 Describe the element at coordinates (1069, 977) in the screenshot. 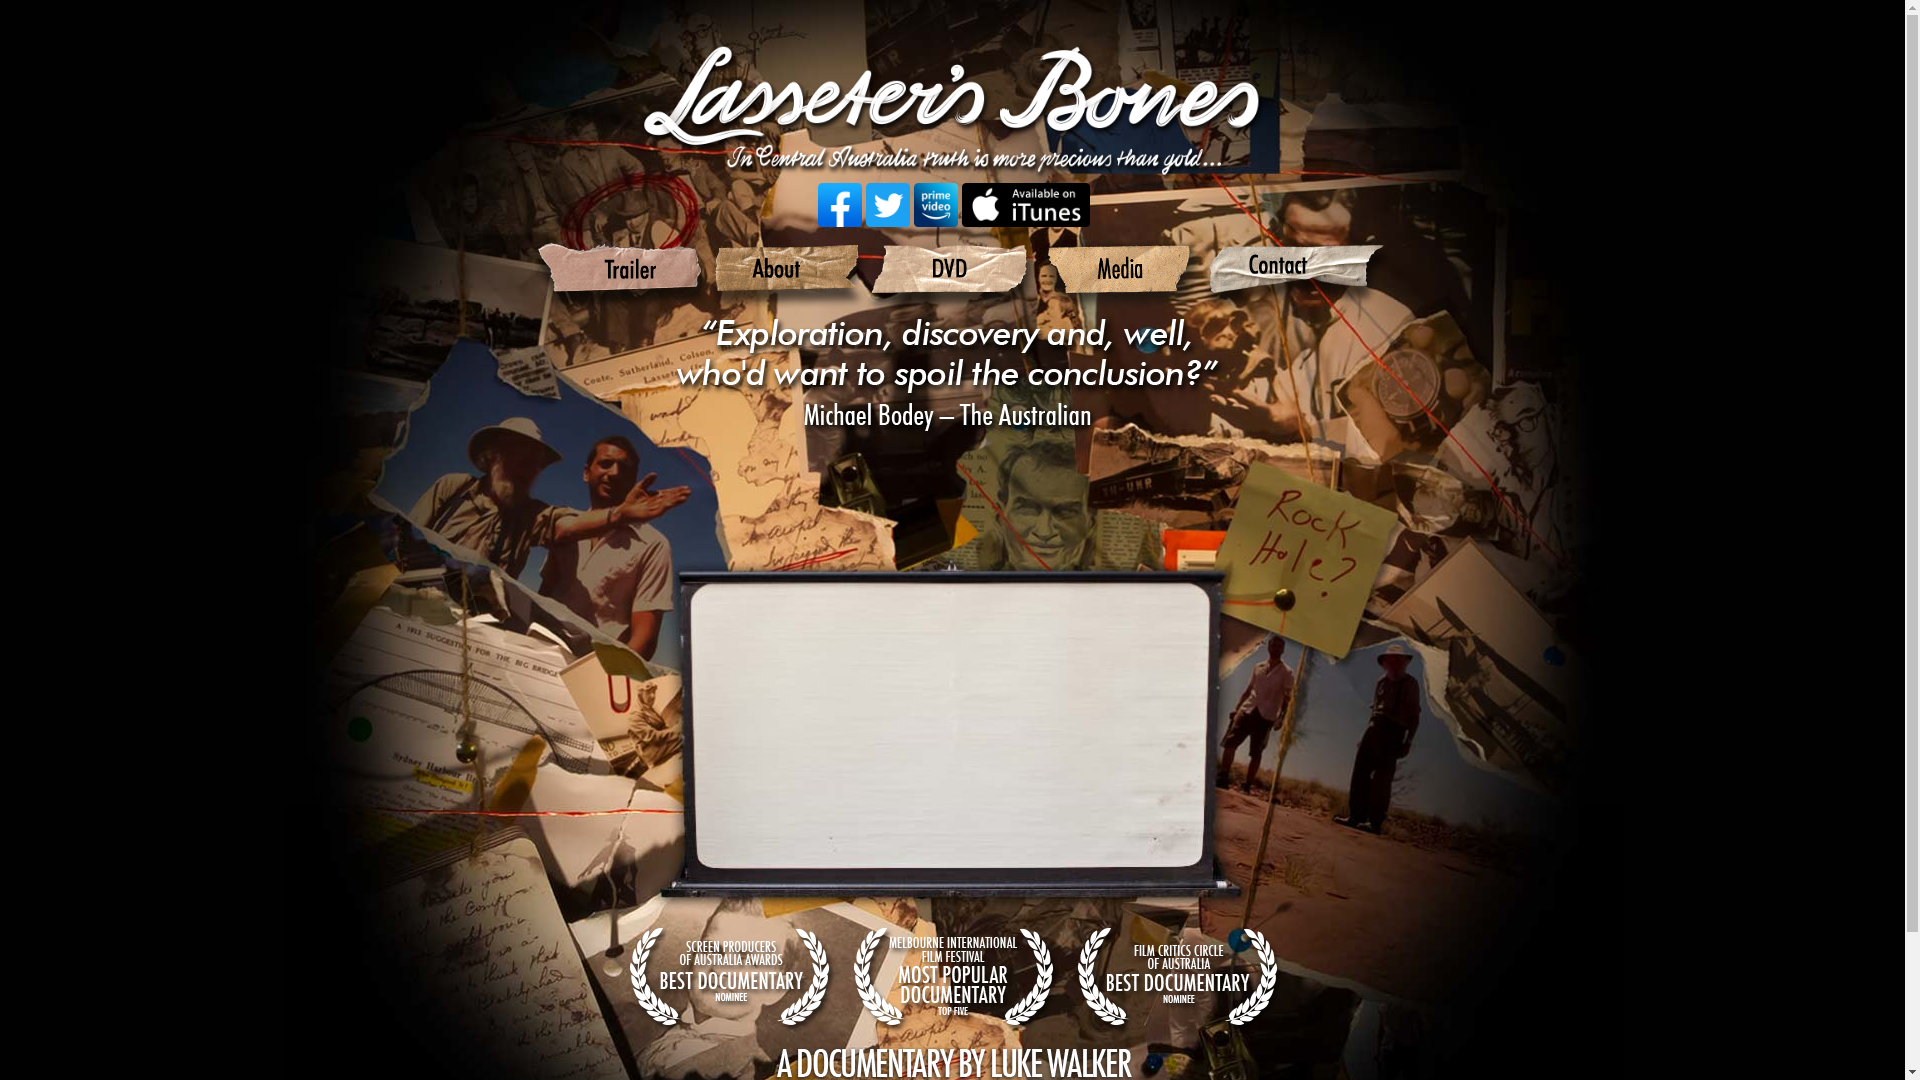

I see `'Film Critics Circle of Australia Best Documentary Nominee'` at that location.